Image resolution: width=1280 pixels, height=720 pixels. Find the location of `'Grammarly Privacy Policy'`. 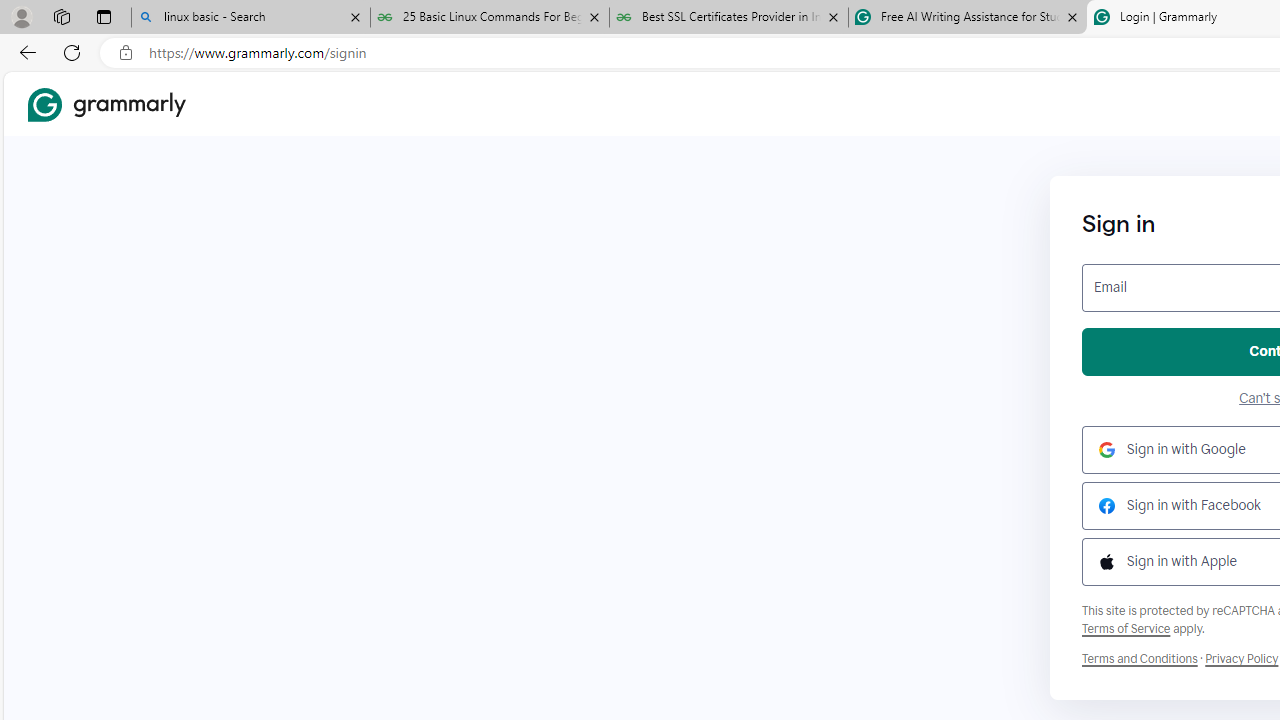

'Grammarly Privacy Policy' is located at coordinates (1240, 659).